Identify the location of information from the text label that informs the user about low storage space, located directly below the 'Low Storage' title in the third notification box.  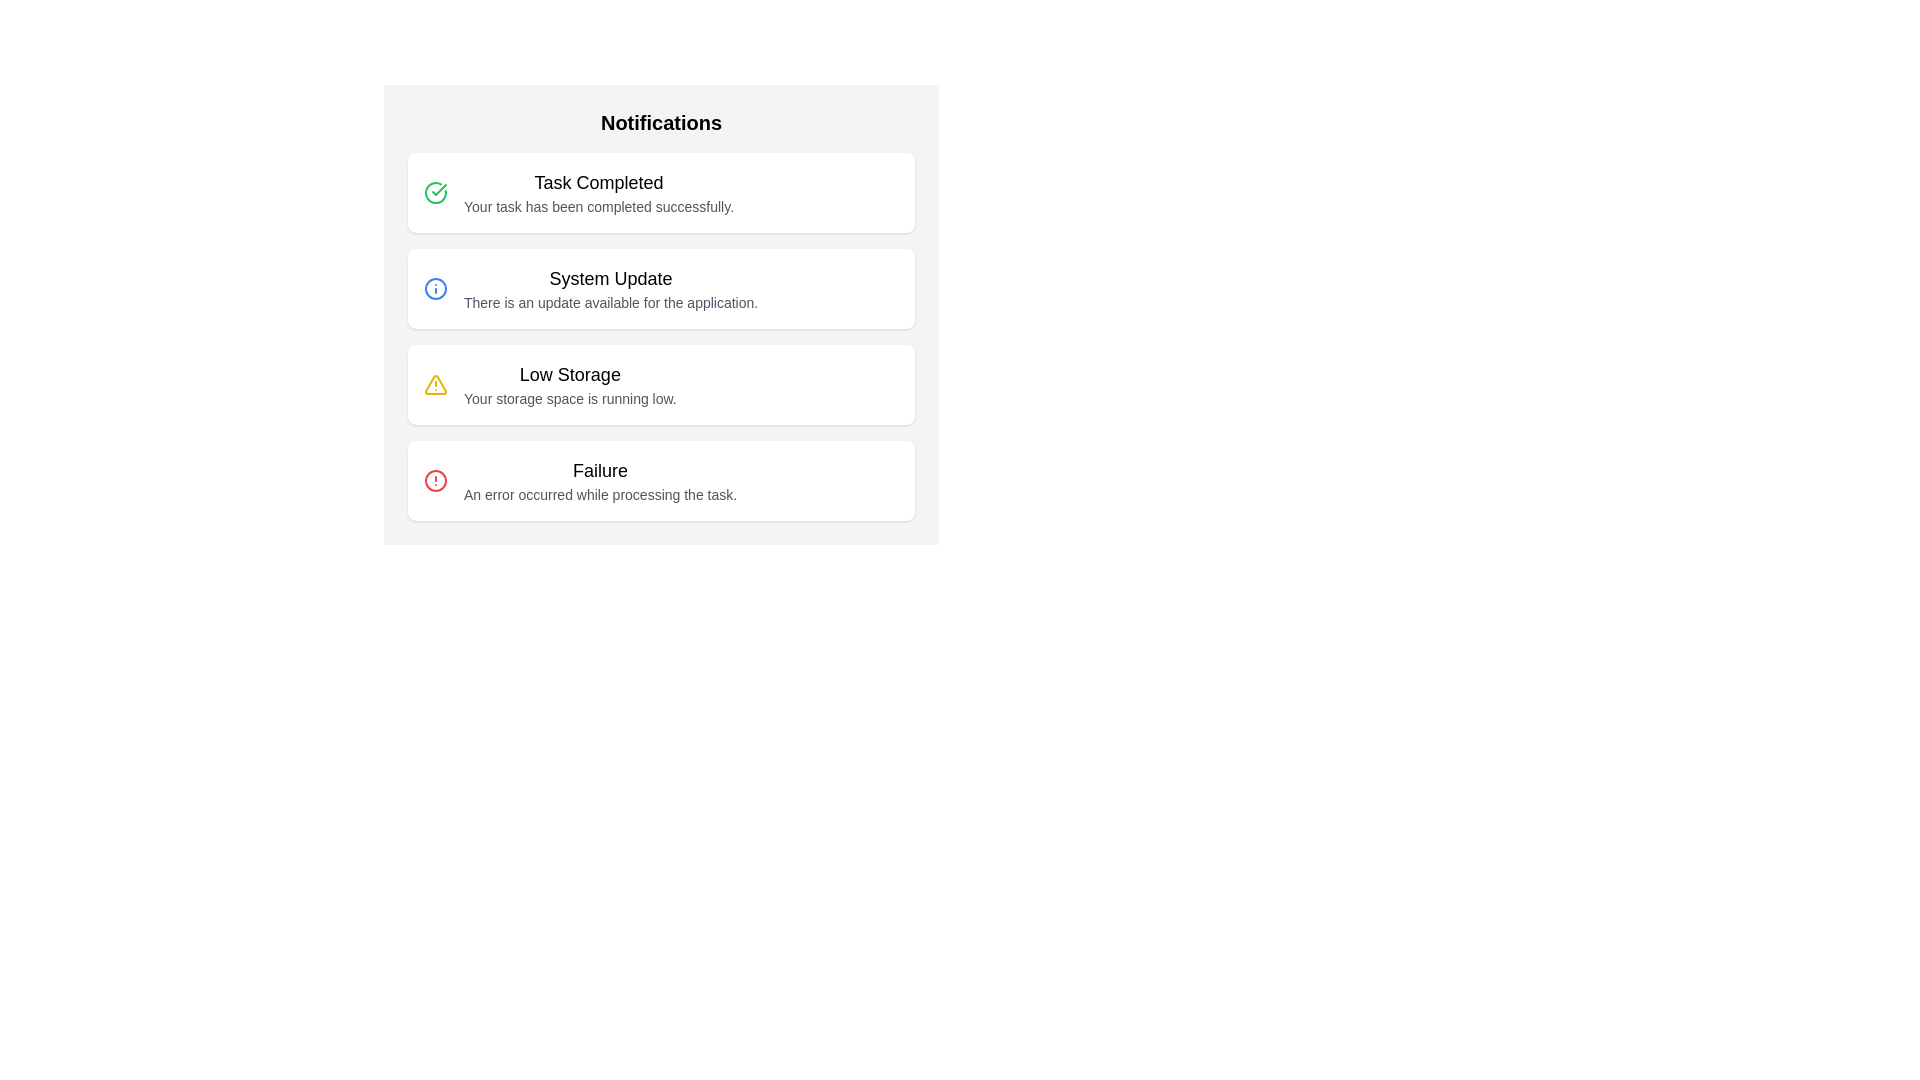
(569, 398).